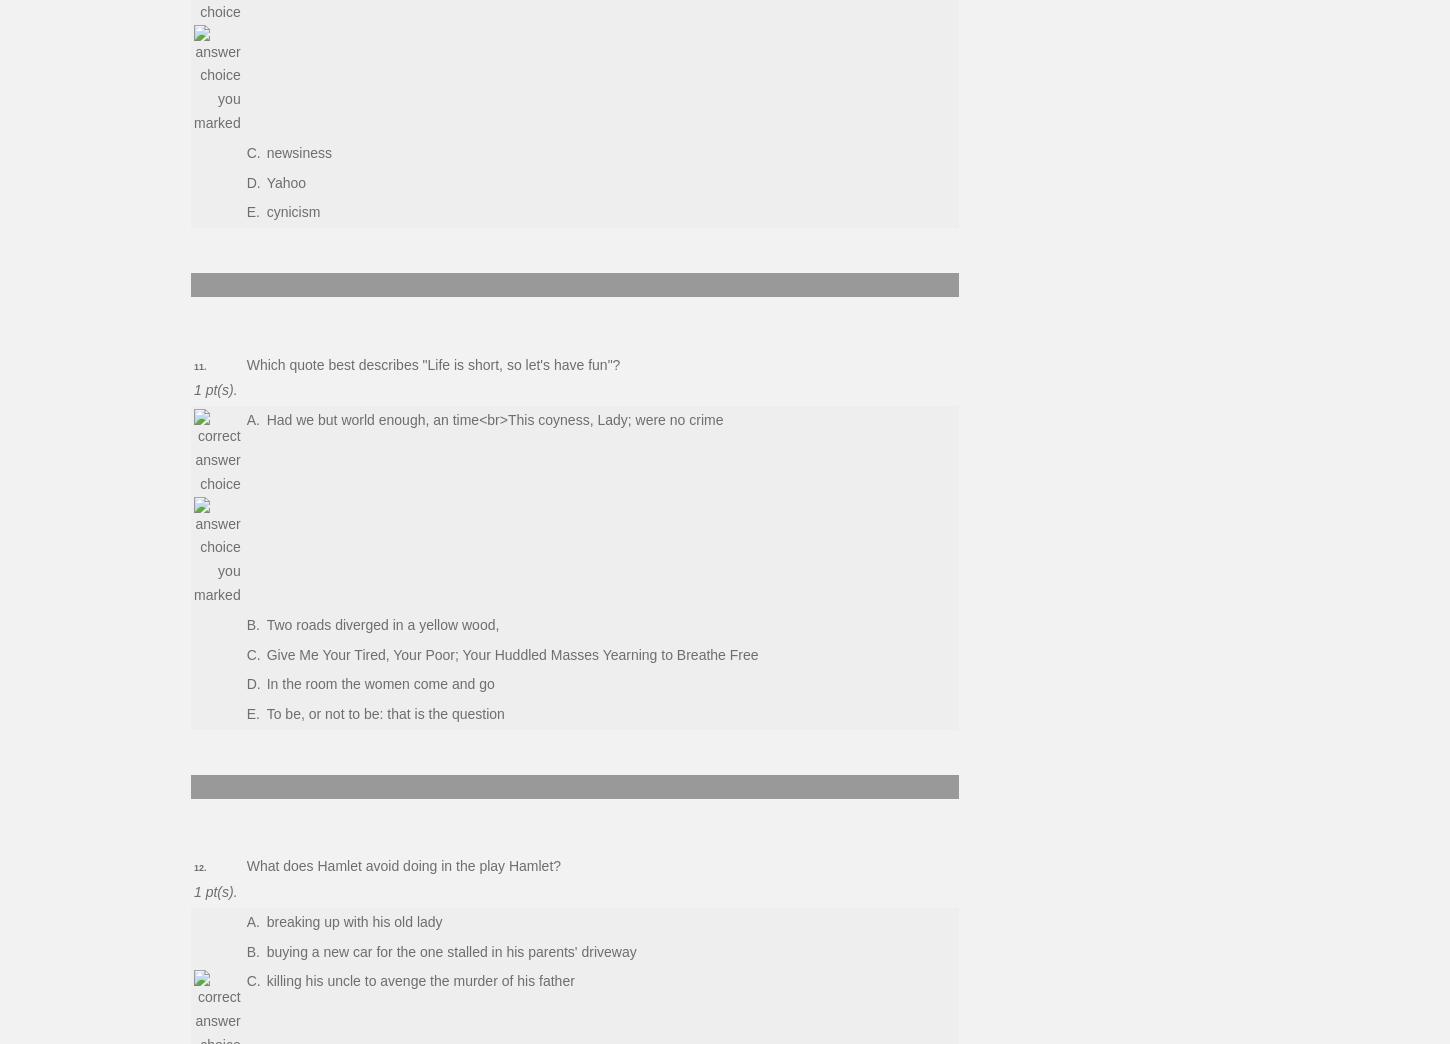 This screenshot has width=1450, height=1044. Describe the element at coordinates (293, 212) in the screenshot. I see `'cynicism'` at that location.